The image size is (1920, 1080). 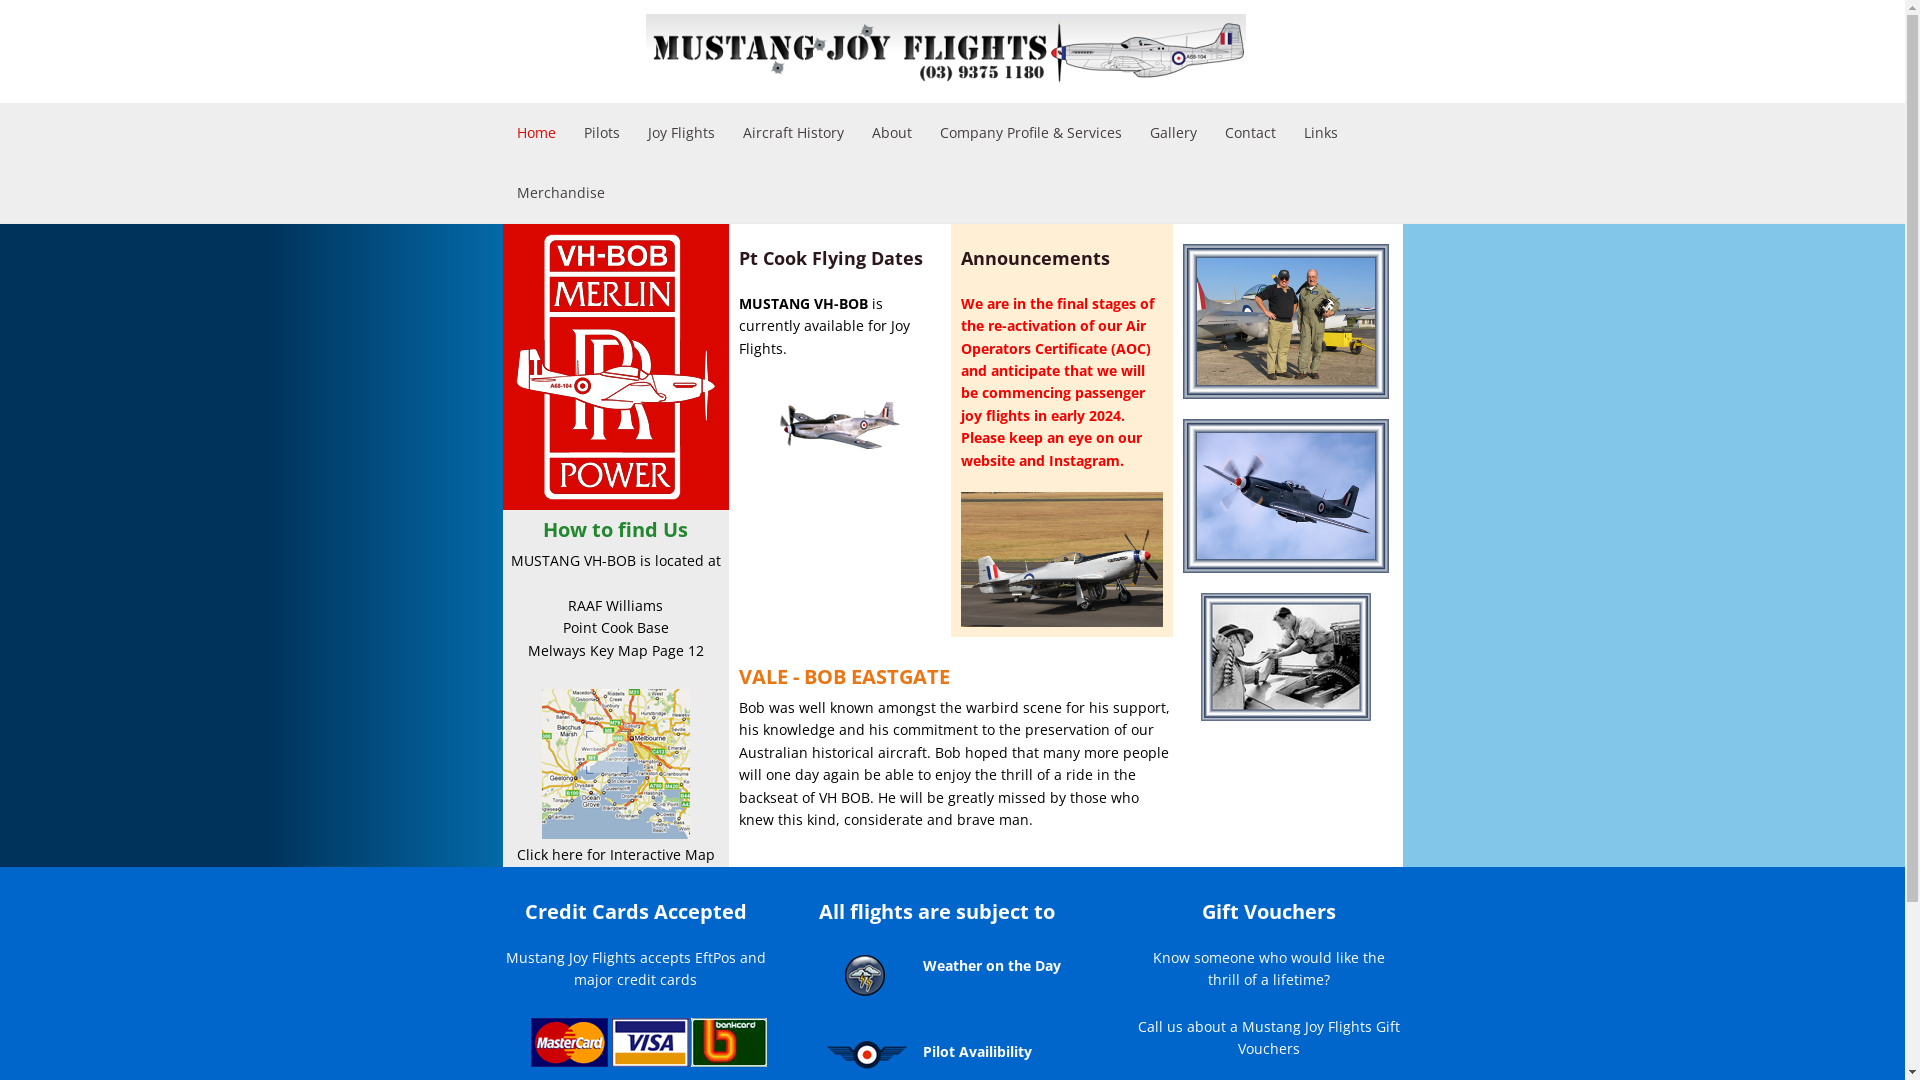 What do you see at coordinates (1136, 132) in the screenshot?
I see `'Gallery'` at bounding box center [1136, 132].